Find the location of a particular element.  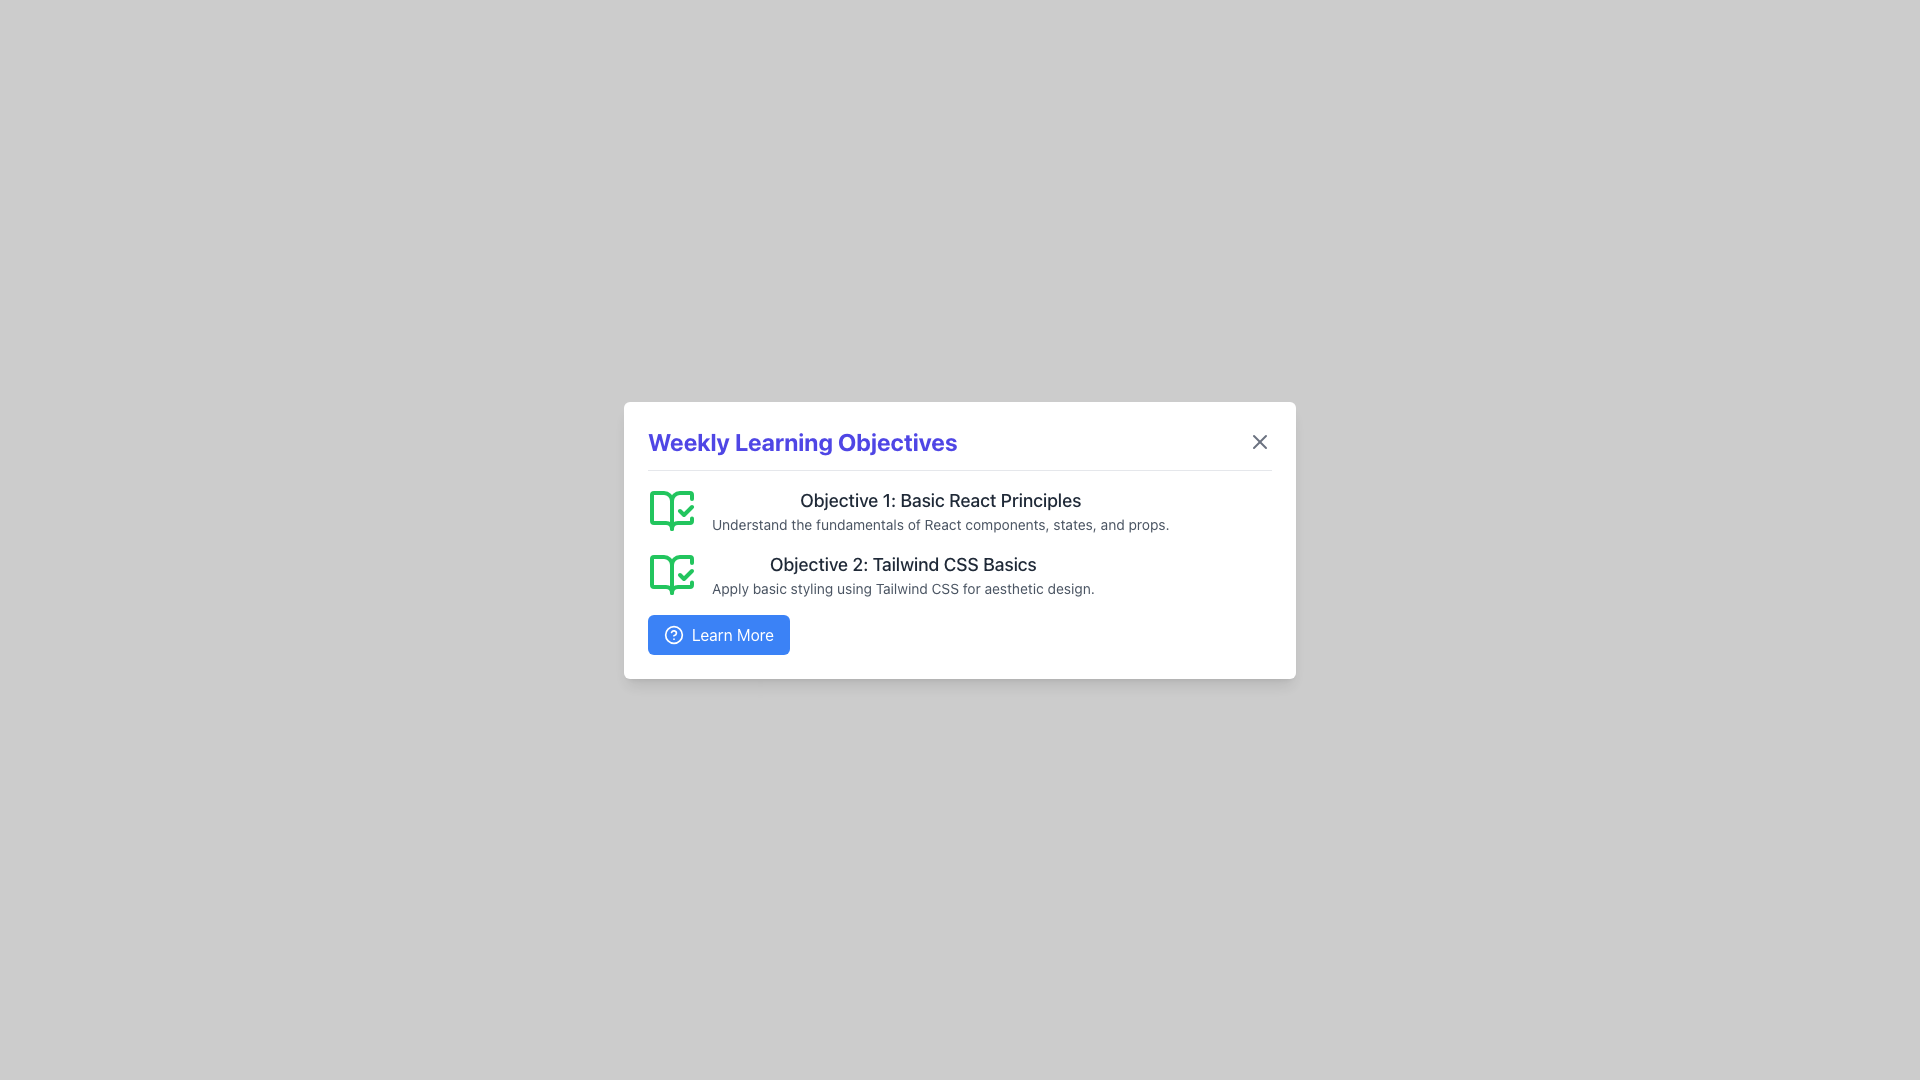

the Text Display element that indicates the title or main description of a learning objective within the curriculum or training module display, located under 'Weekly Learning Objectives.' is located at coordinates (902, 564).